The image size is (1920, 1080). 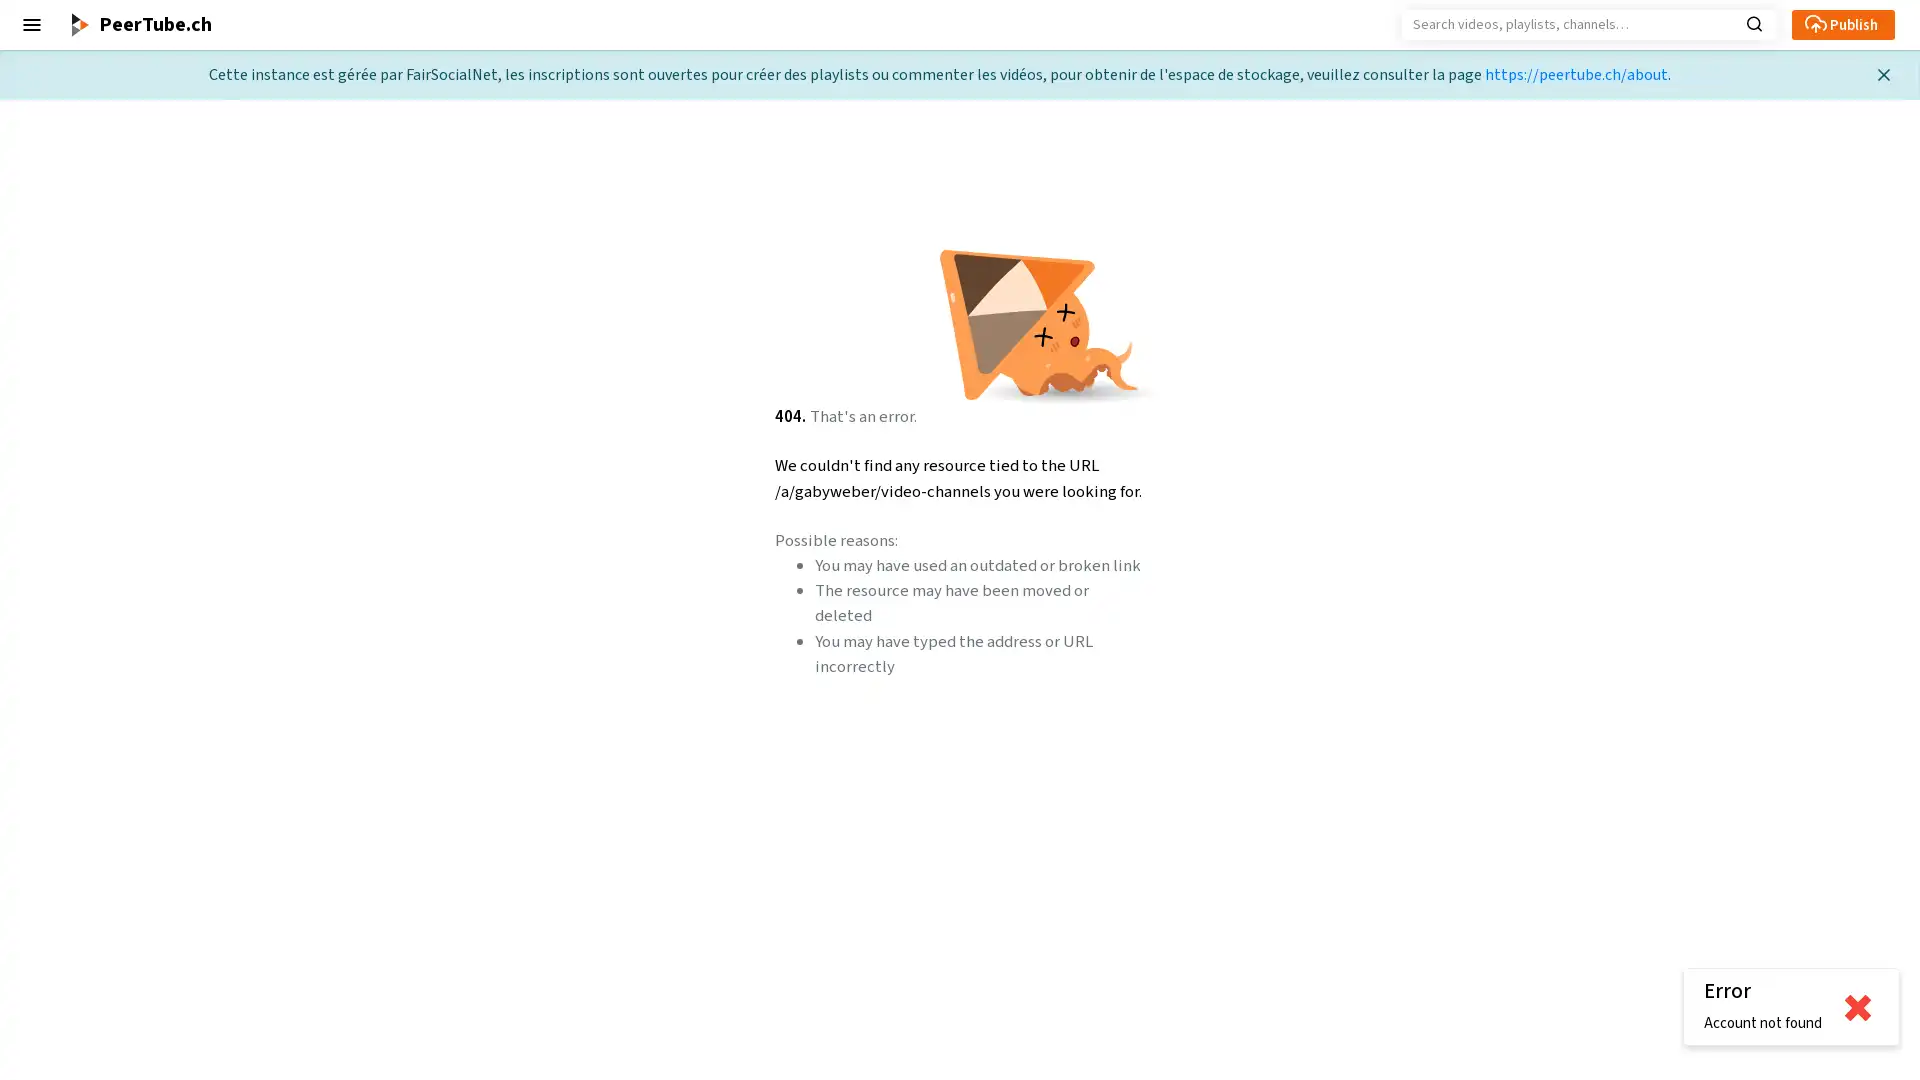 What do you see at coordinates (72, 986) in the screenshot?
I see `Interface: English` at bounding box center [72, 986].